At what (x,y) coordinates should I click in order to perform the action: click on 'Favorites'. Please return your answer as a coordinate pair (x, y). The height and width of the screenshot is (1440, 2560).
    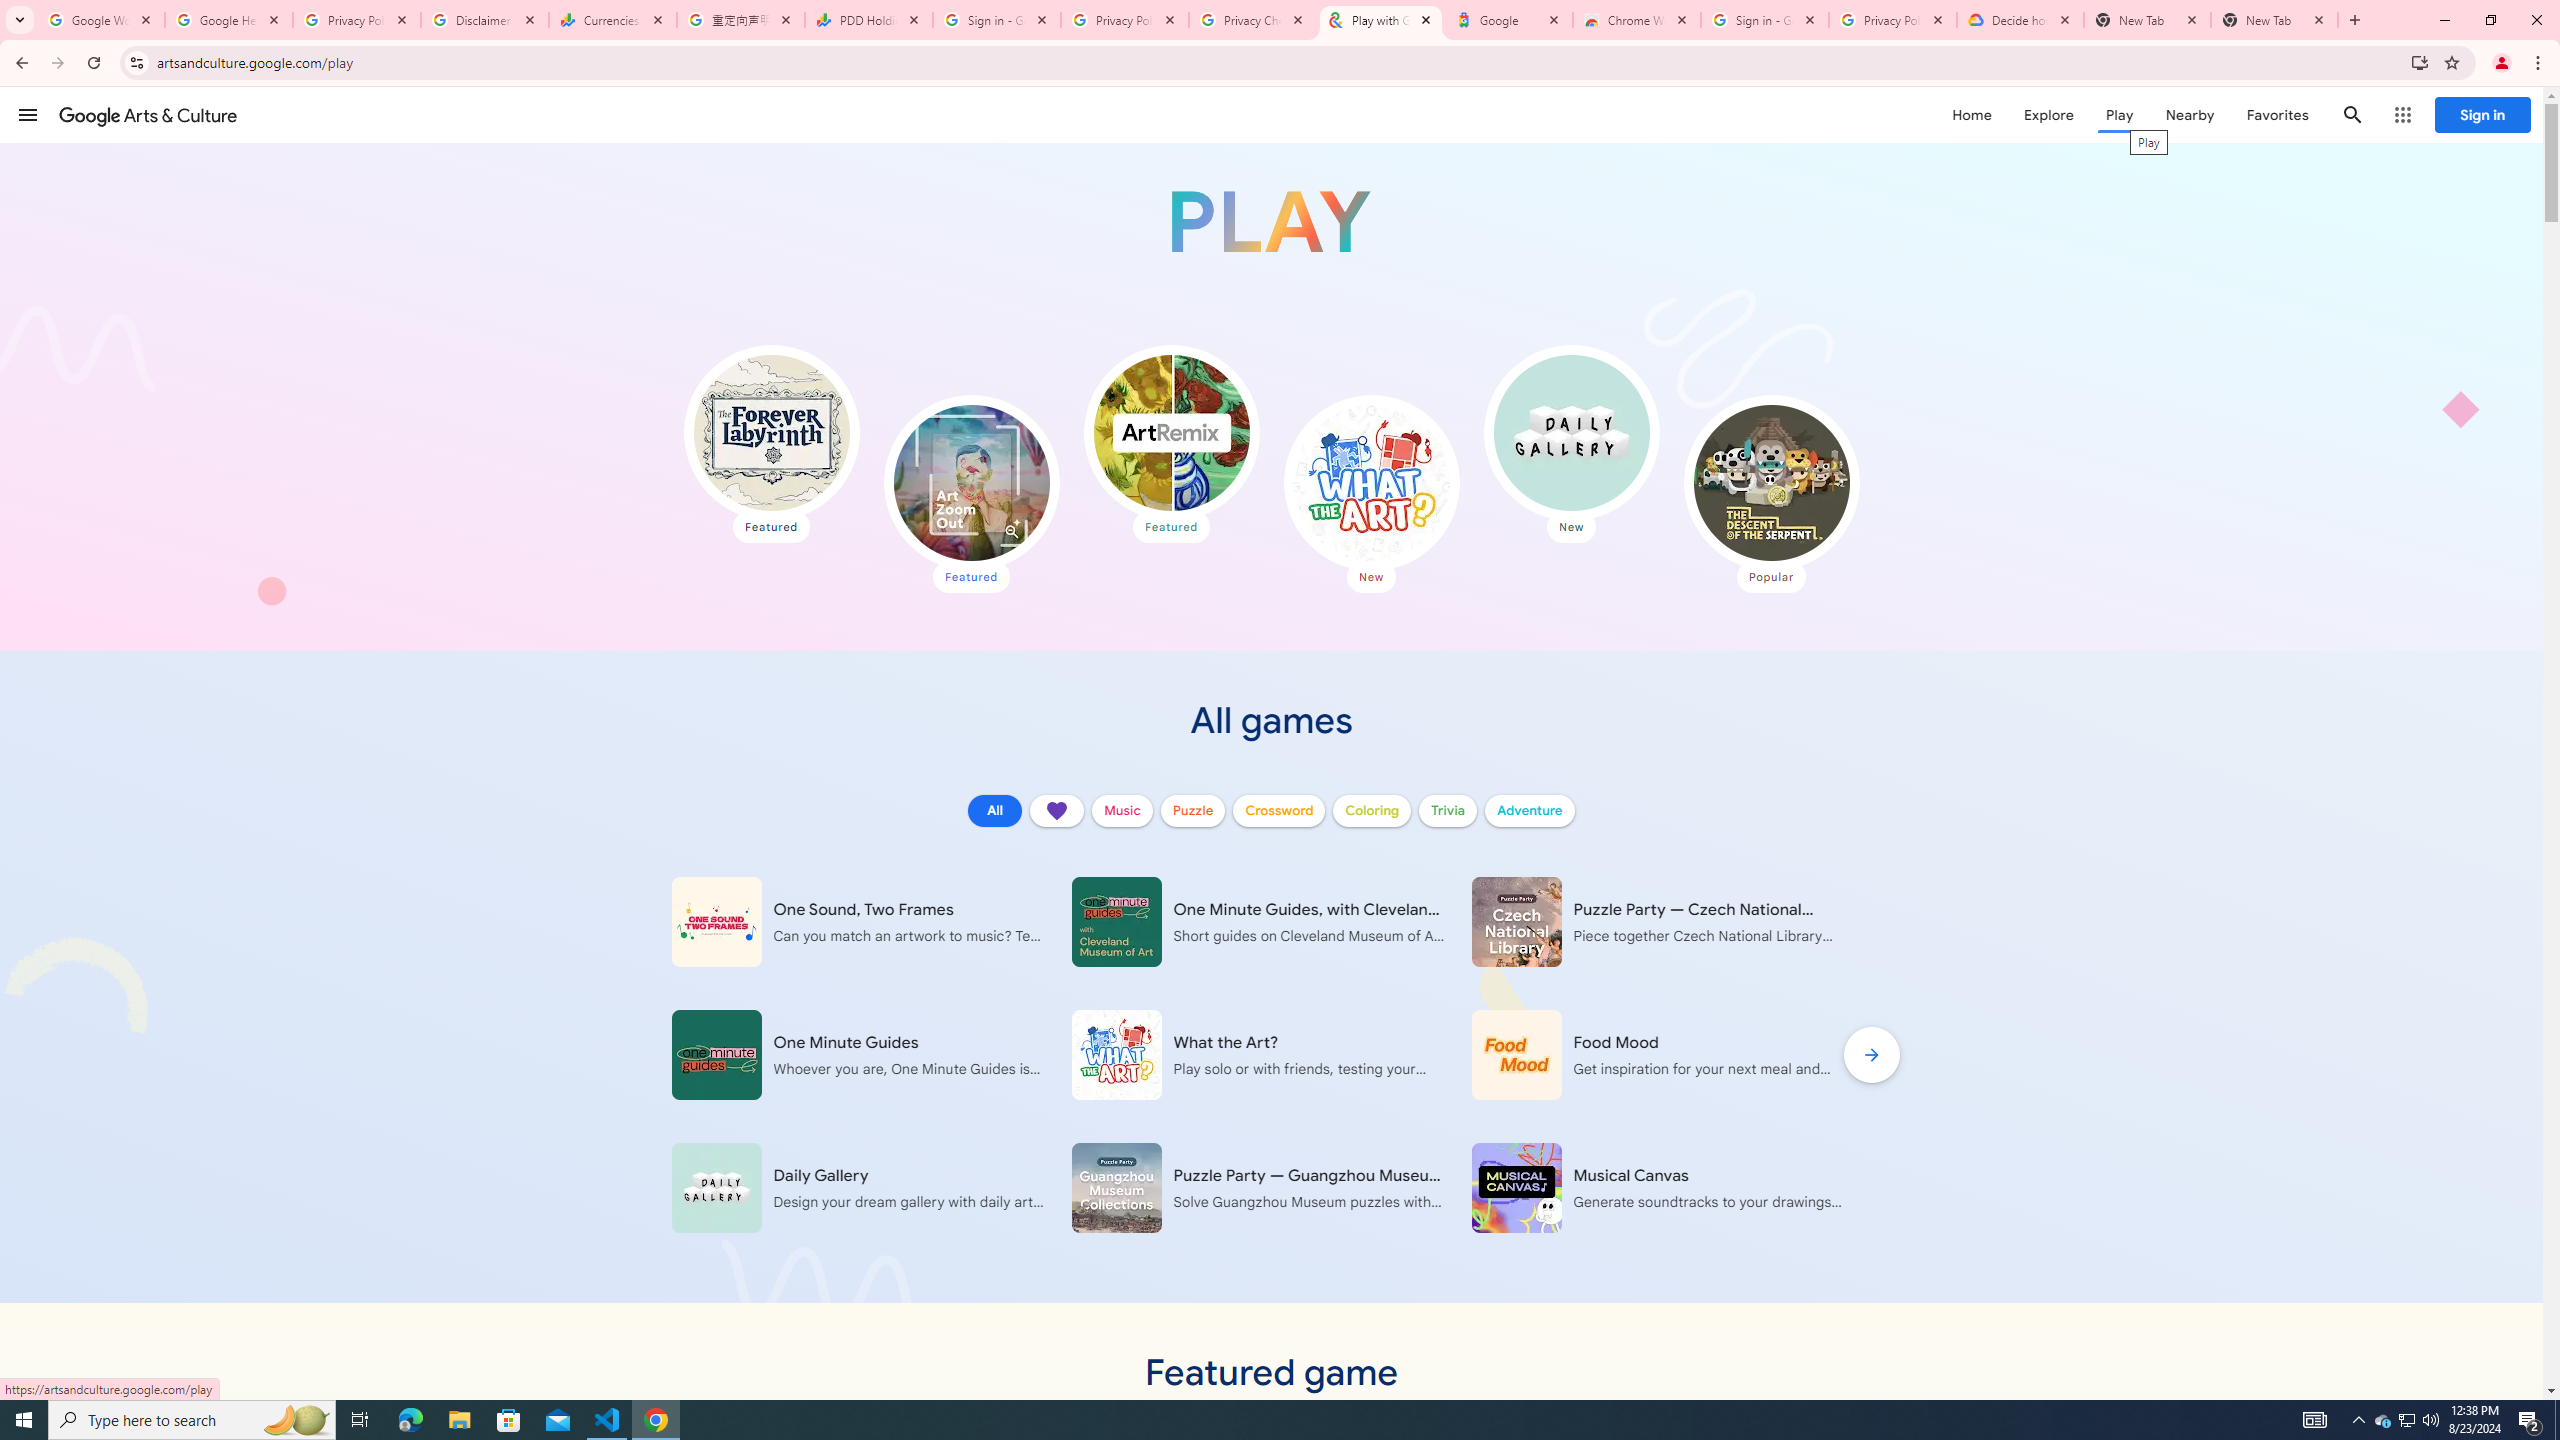
    Looking at the image, I should click on (2276, 114).